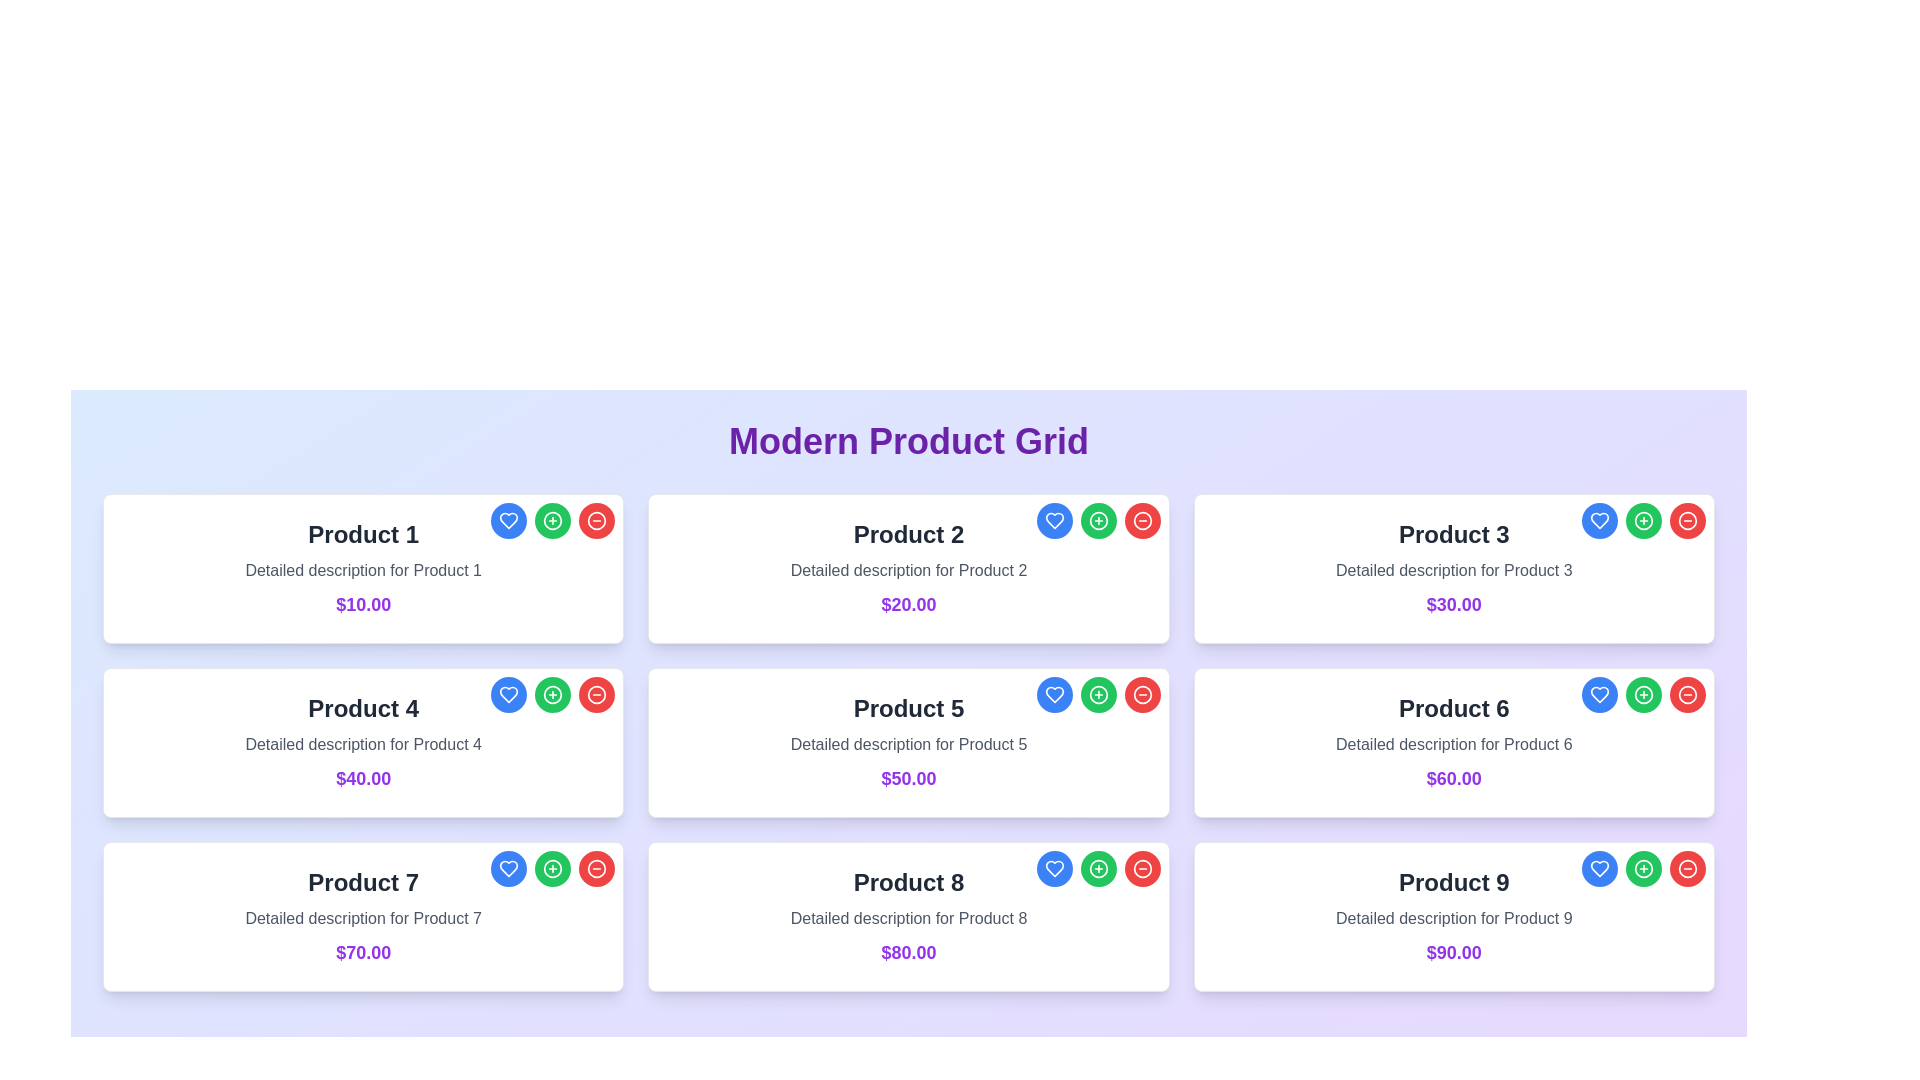 This screenshot has width=1920, height=1080. I want to click on the circular button in the 'Product 9' card, which is the middle icon among three control icons (heart, plus, cross), so click(1643, 867).